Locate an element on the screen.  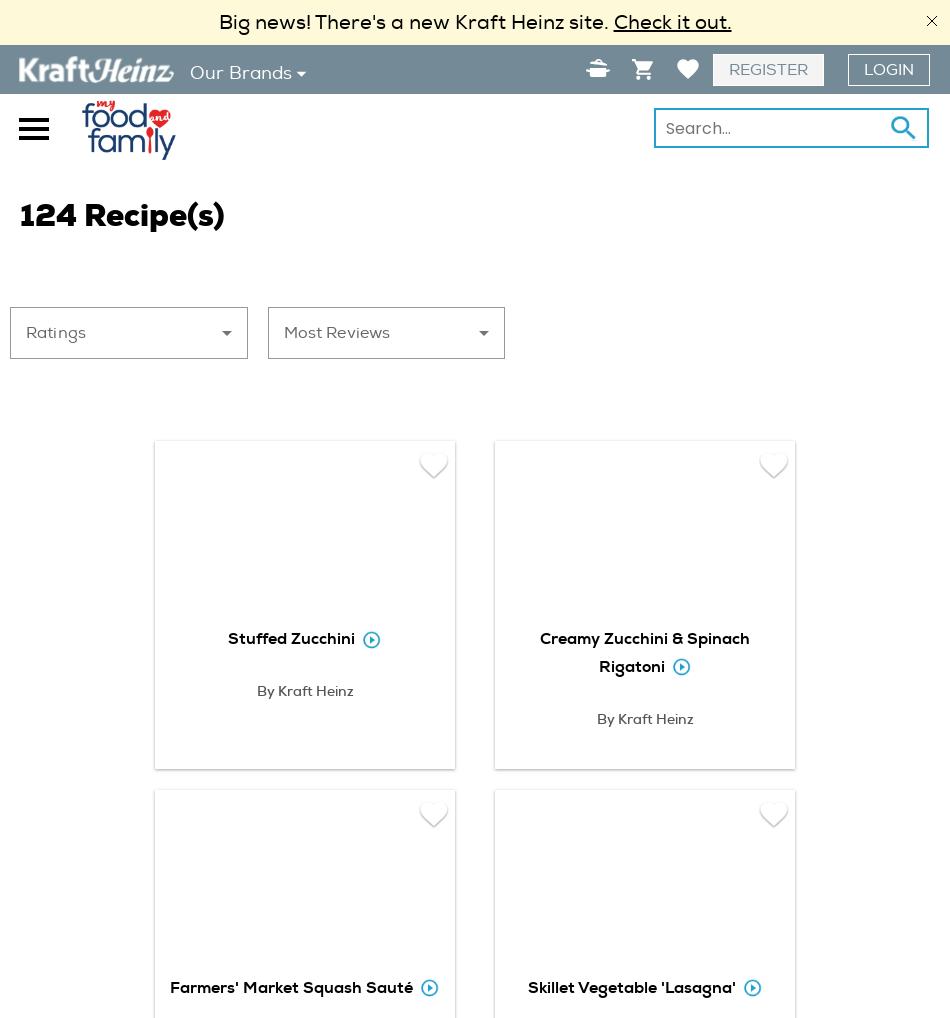
'Big news! There's a new' is located at coordinates (335, 21).